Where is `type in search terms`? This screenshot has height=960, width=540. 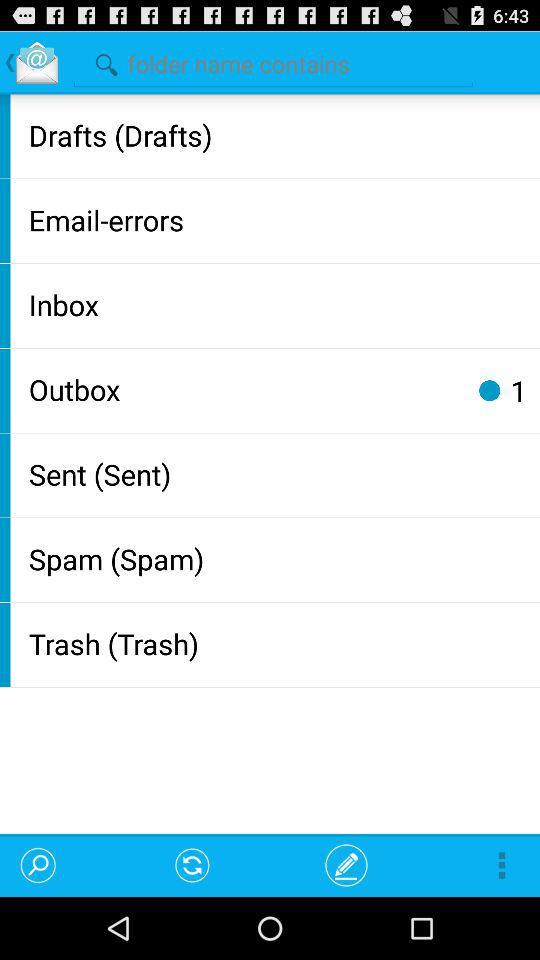 type in search terms is located at coordinates (272, 61).